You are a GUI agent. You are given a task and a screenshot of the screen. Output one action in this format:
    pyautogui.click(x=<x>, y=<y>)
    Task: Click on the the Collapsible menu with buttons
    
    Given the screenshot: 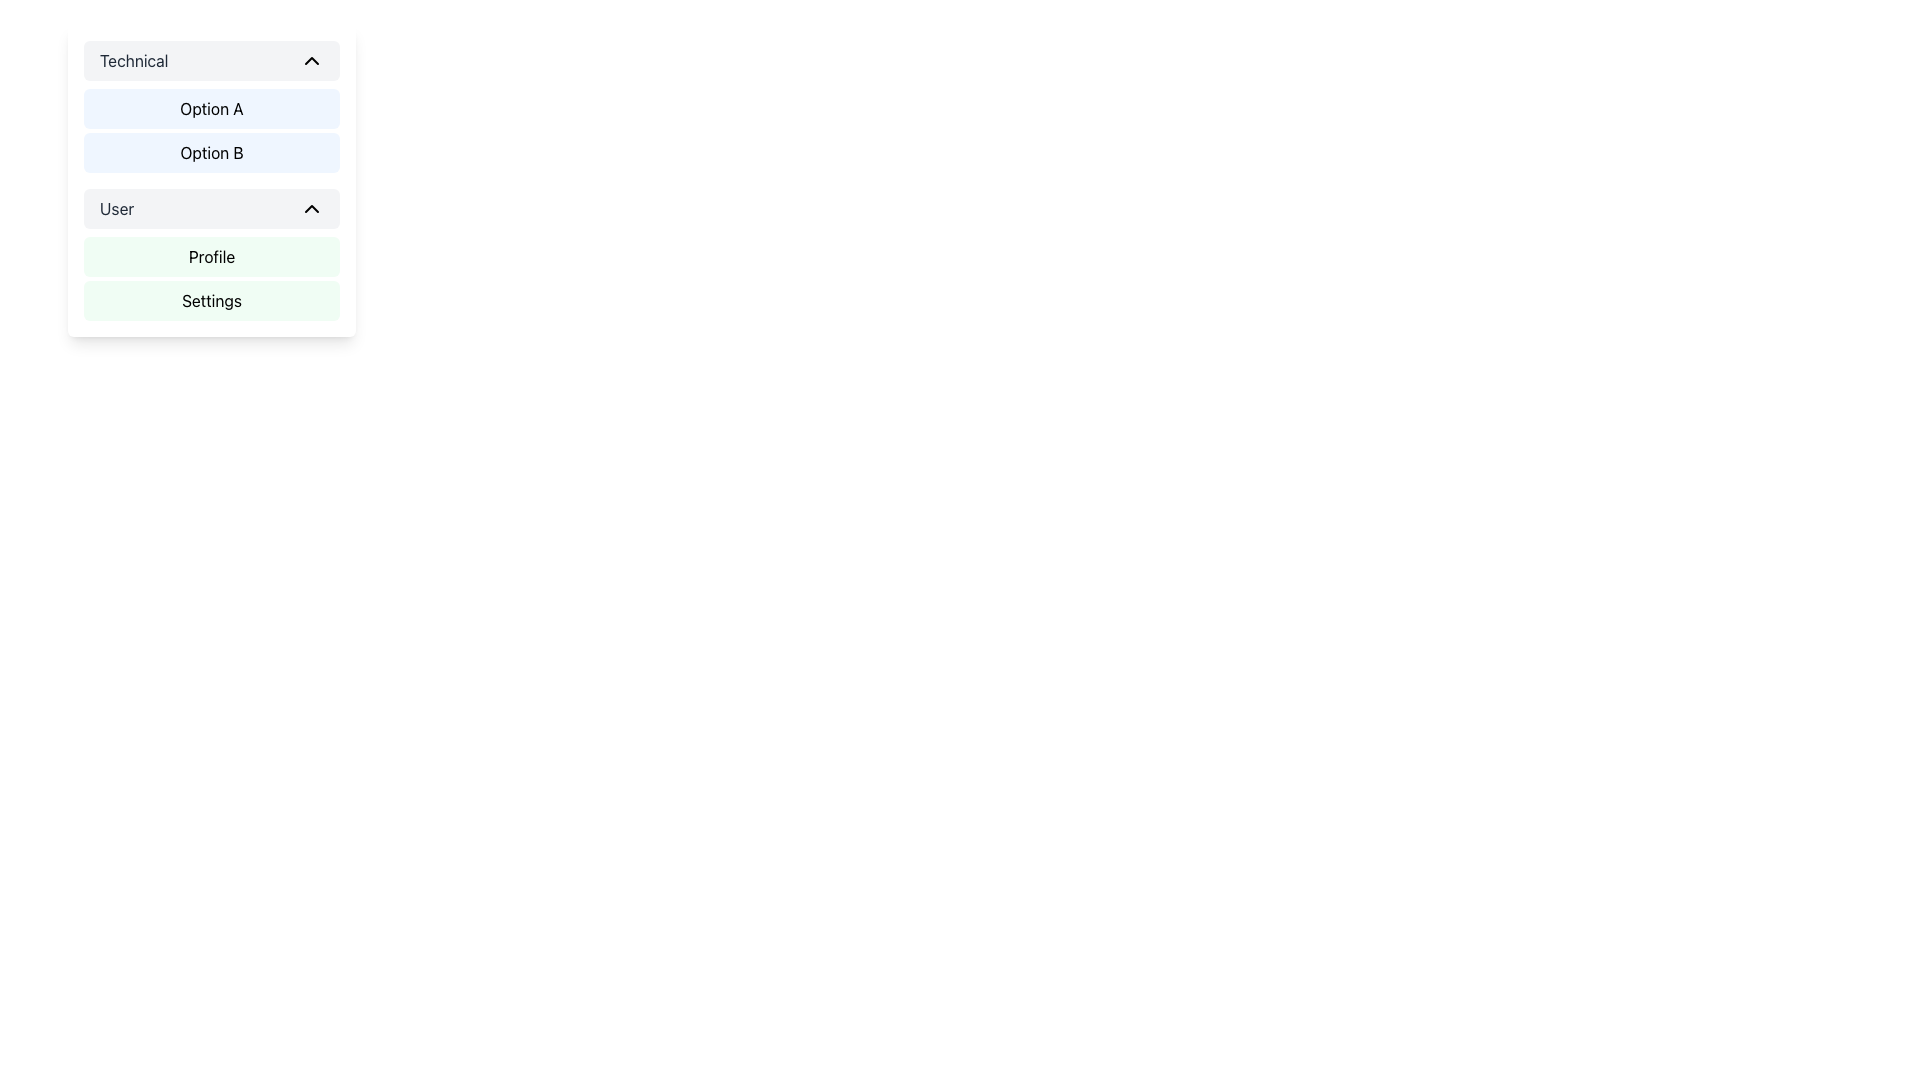 What is the action you would take?
    pyautogui.click(x=211, y=181)
    